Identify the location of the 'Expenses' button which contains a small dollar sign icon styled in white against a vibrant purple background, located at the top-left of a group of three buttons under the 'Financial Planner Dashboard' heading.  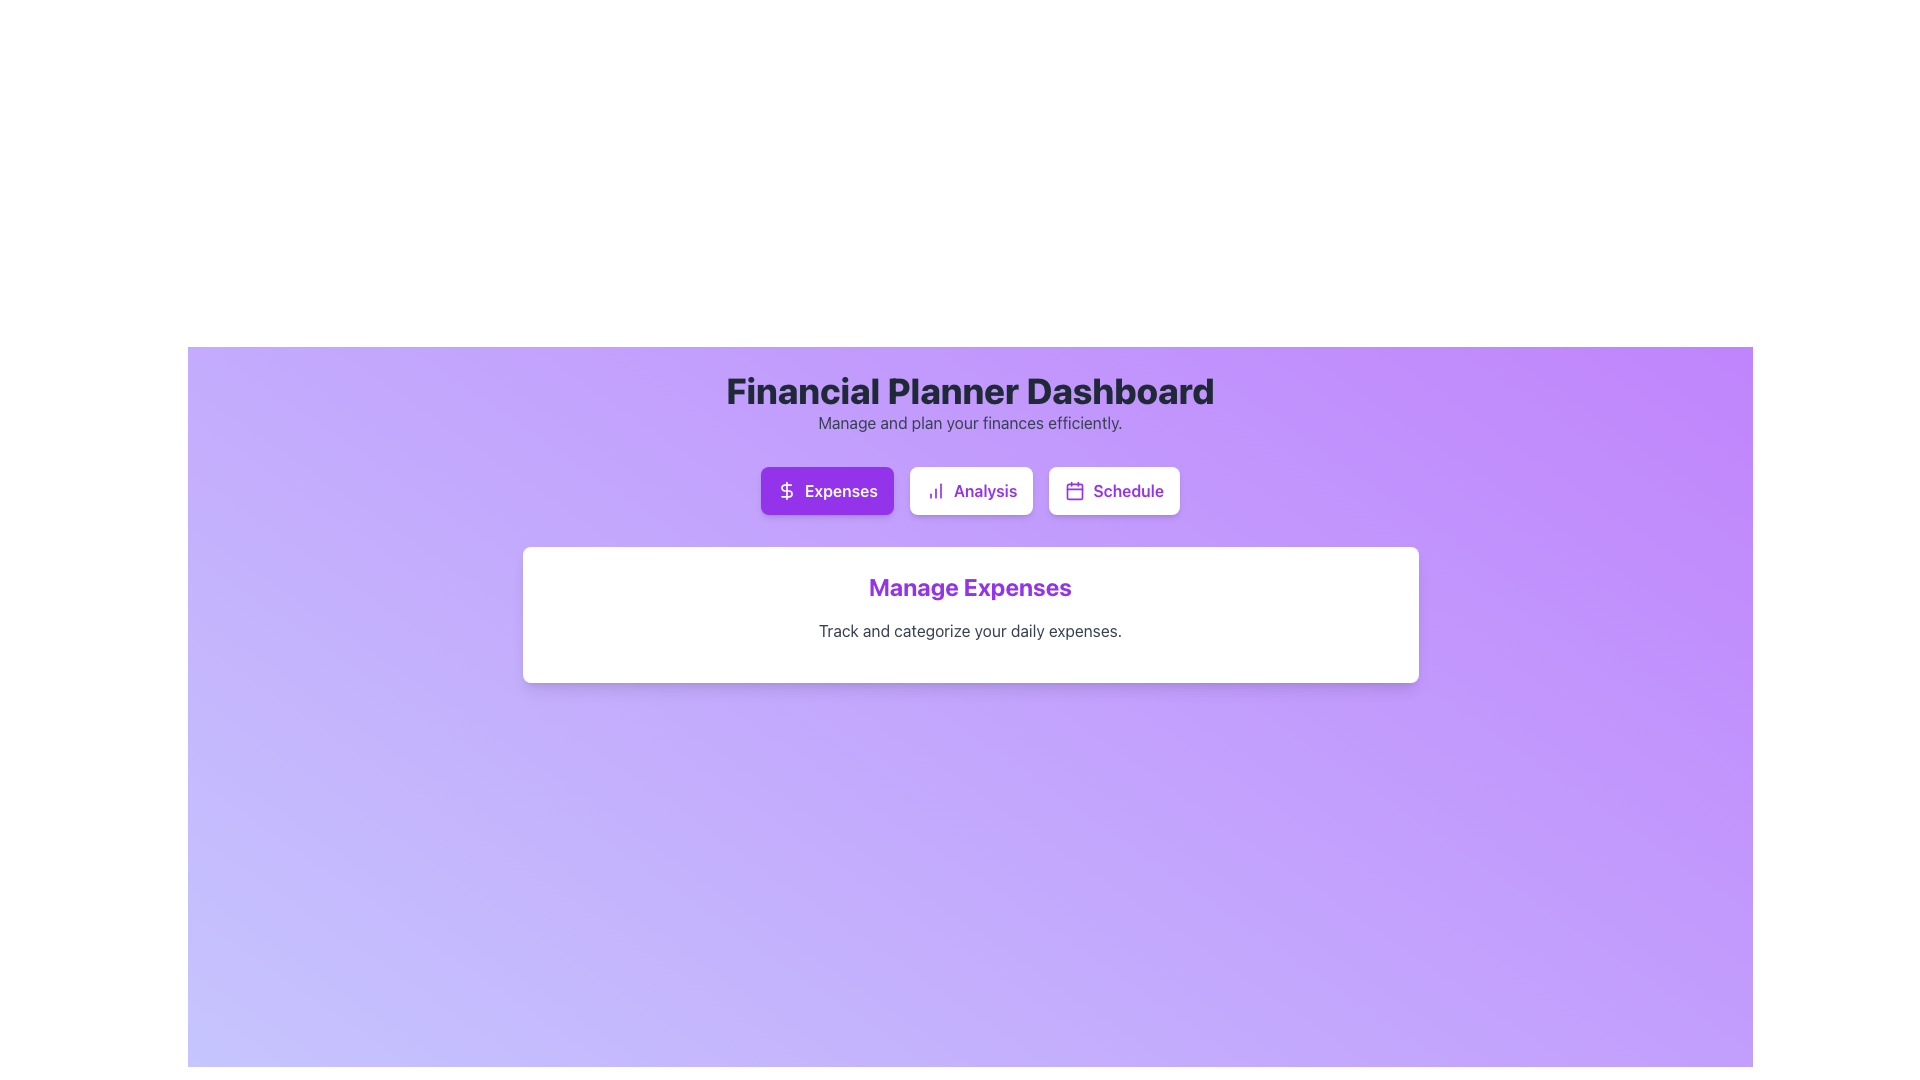
(786, 490).